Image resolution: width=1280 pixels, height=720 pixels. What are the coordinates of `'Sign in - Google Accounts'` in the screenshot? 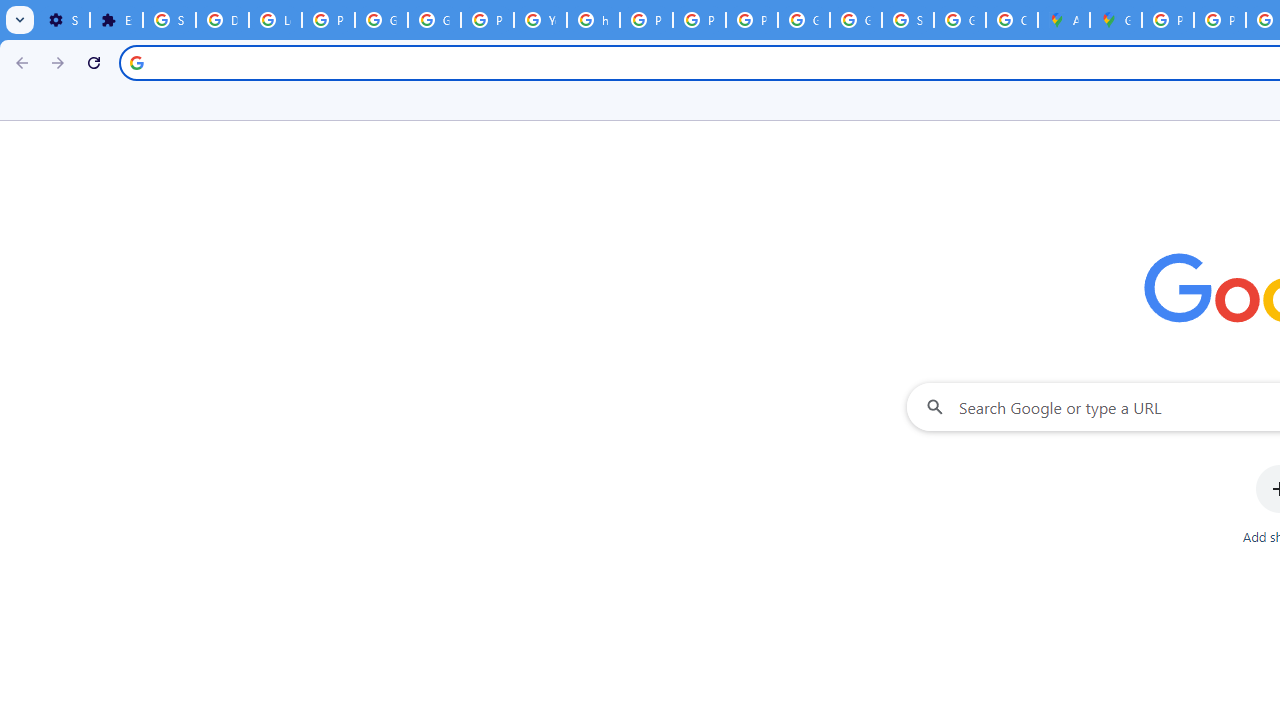 It's located at (169, 20).